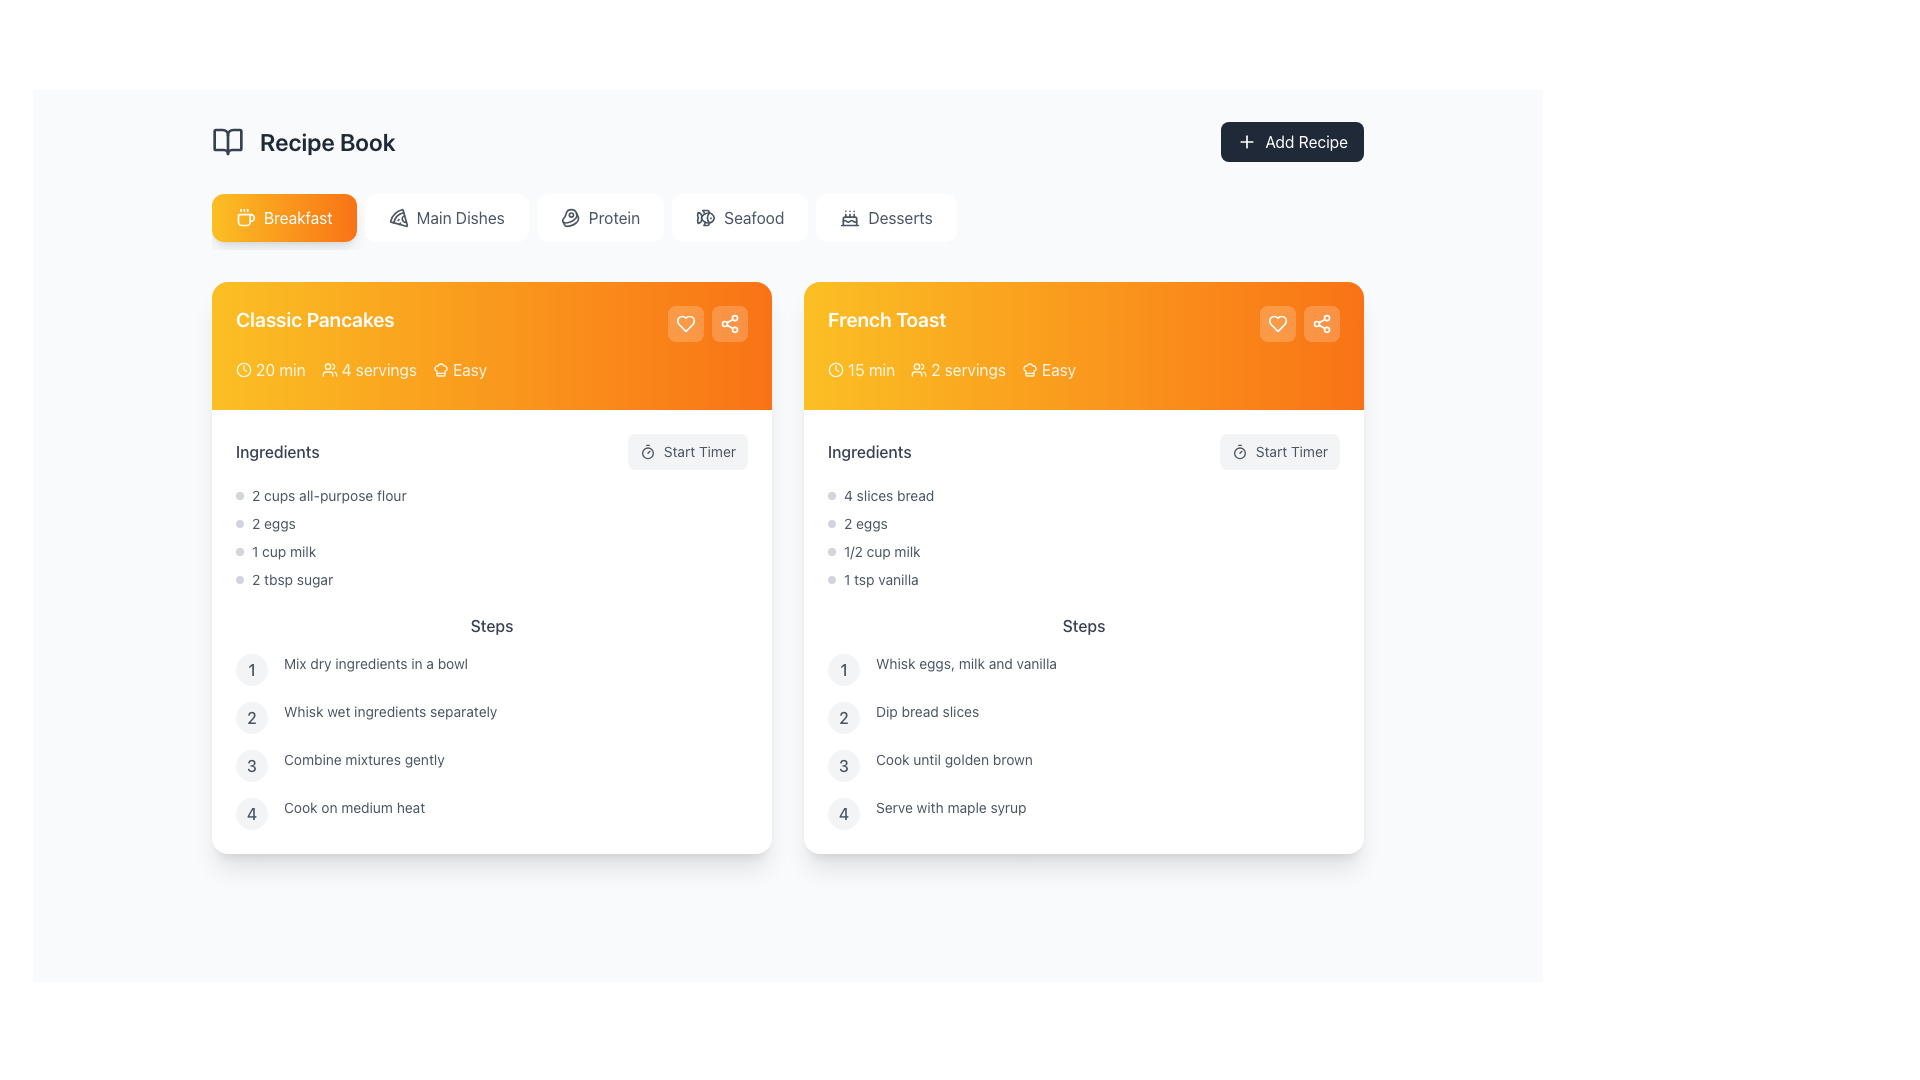  Describe the element at coordinates (844, 765) in the screenshot. I see `the Circular Step Indicator for Step 3 in the 'French Toast' recipe, which is located to the left of the text 'Cook until golden brown'` at that location.